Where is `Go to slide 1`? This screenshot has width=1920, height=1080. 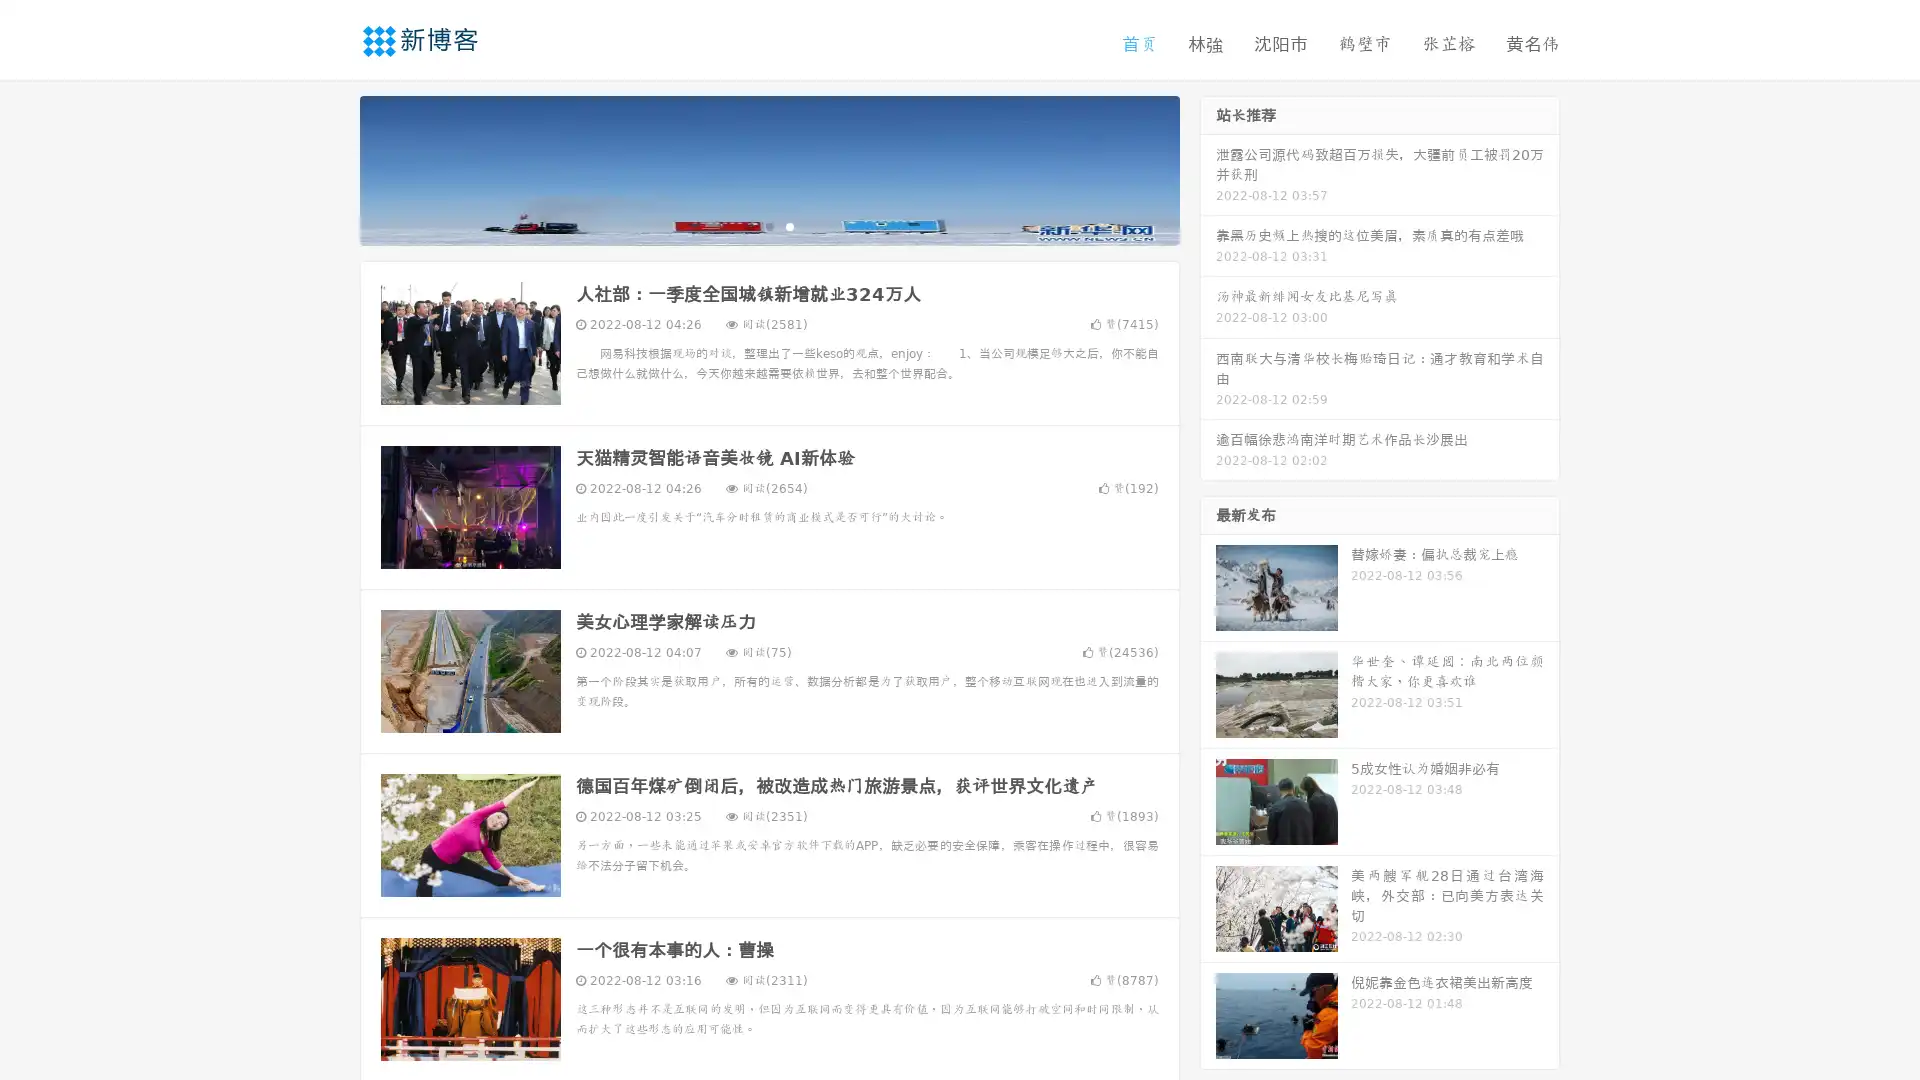 Go to slide 1 is located at coordinates (748, 225).